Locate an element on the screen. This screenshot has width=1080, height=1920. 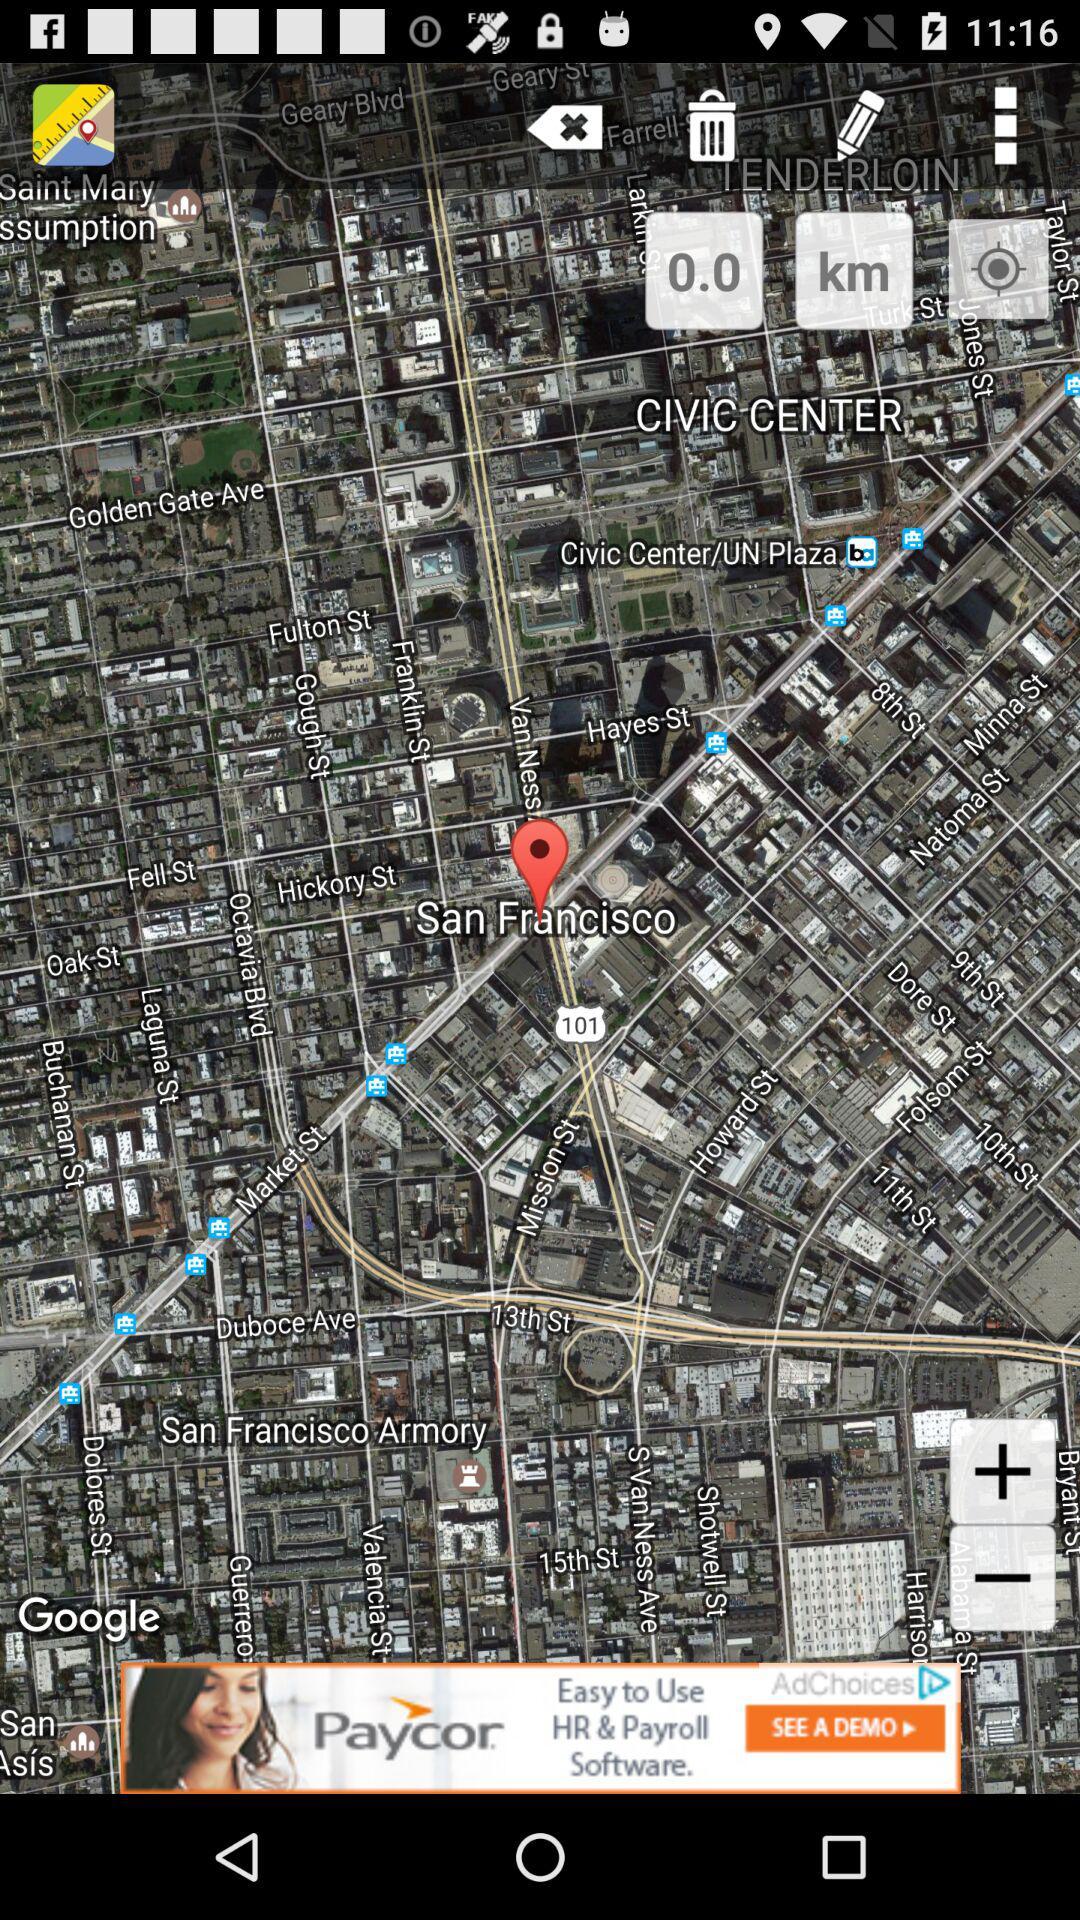
zoom the map is located at coordinates (1002, 1471).